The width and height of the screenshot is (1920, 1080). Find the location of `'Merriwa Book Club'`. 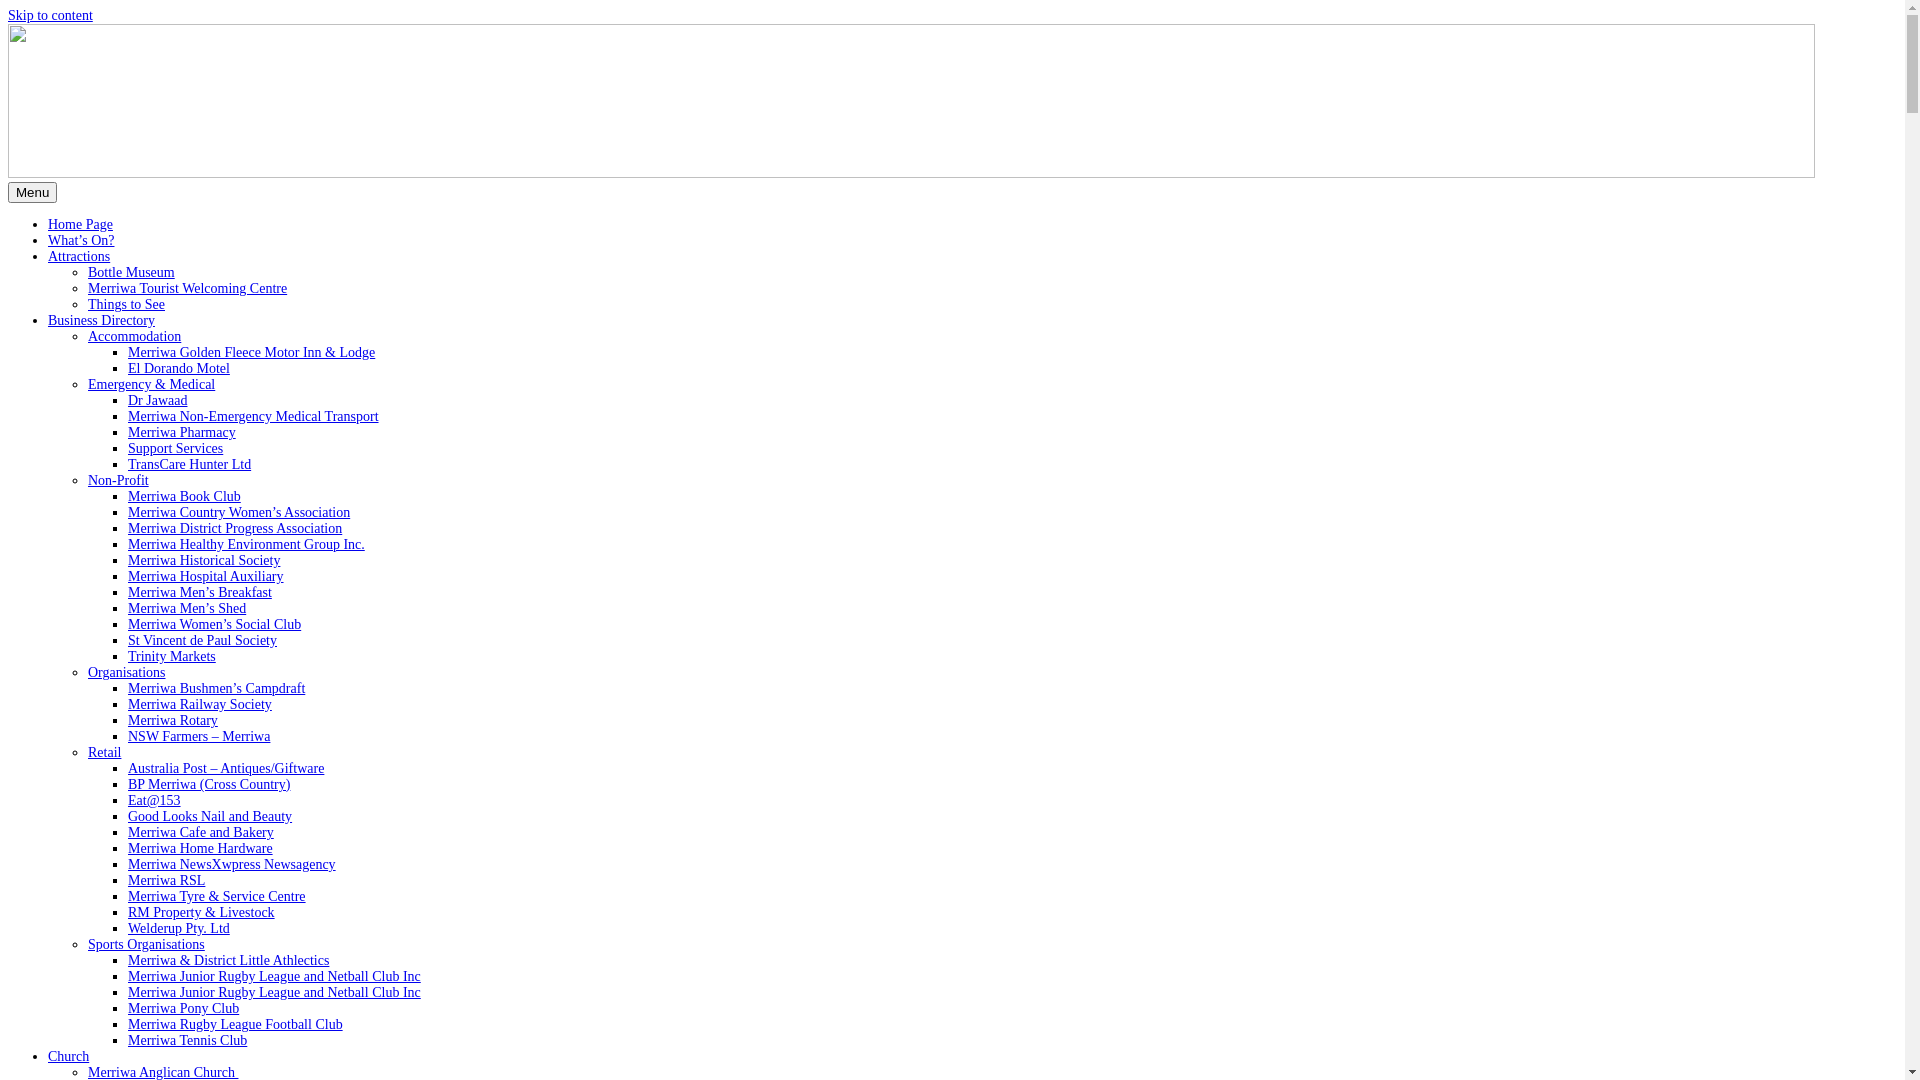

'Merriwa Book Club' is located at coordinates (184, 495).